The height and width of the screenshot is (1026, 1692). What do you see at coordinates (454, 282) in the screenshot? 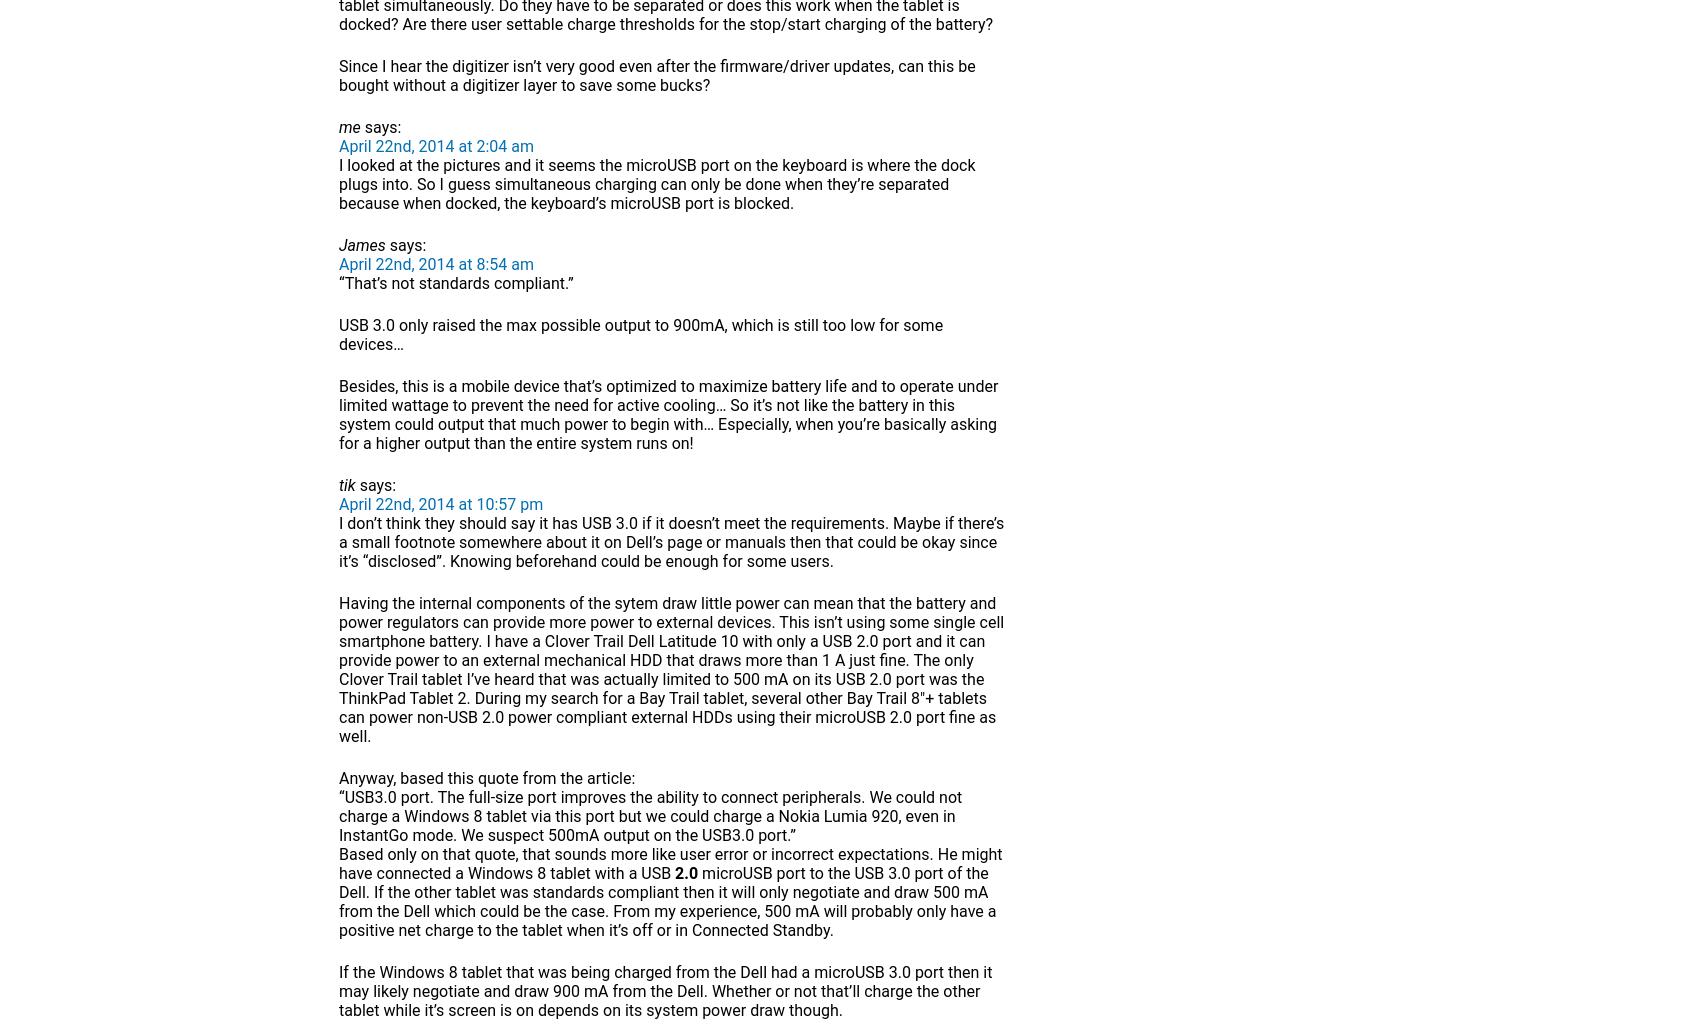
I see `'“That’s not standards compliant.”'` at bounding box center [454, 282].